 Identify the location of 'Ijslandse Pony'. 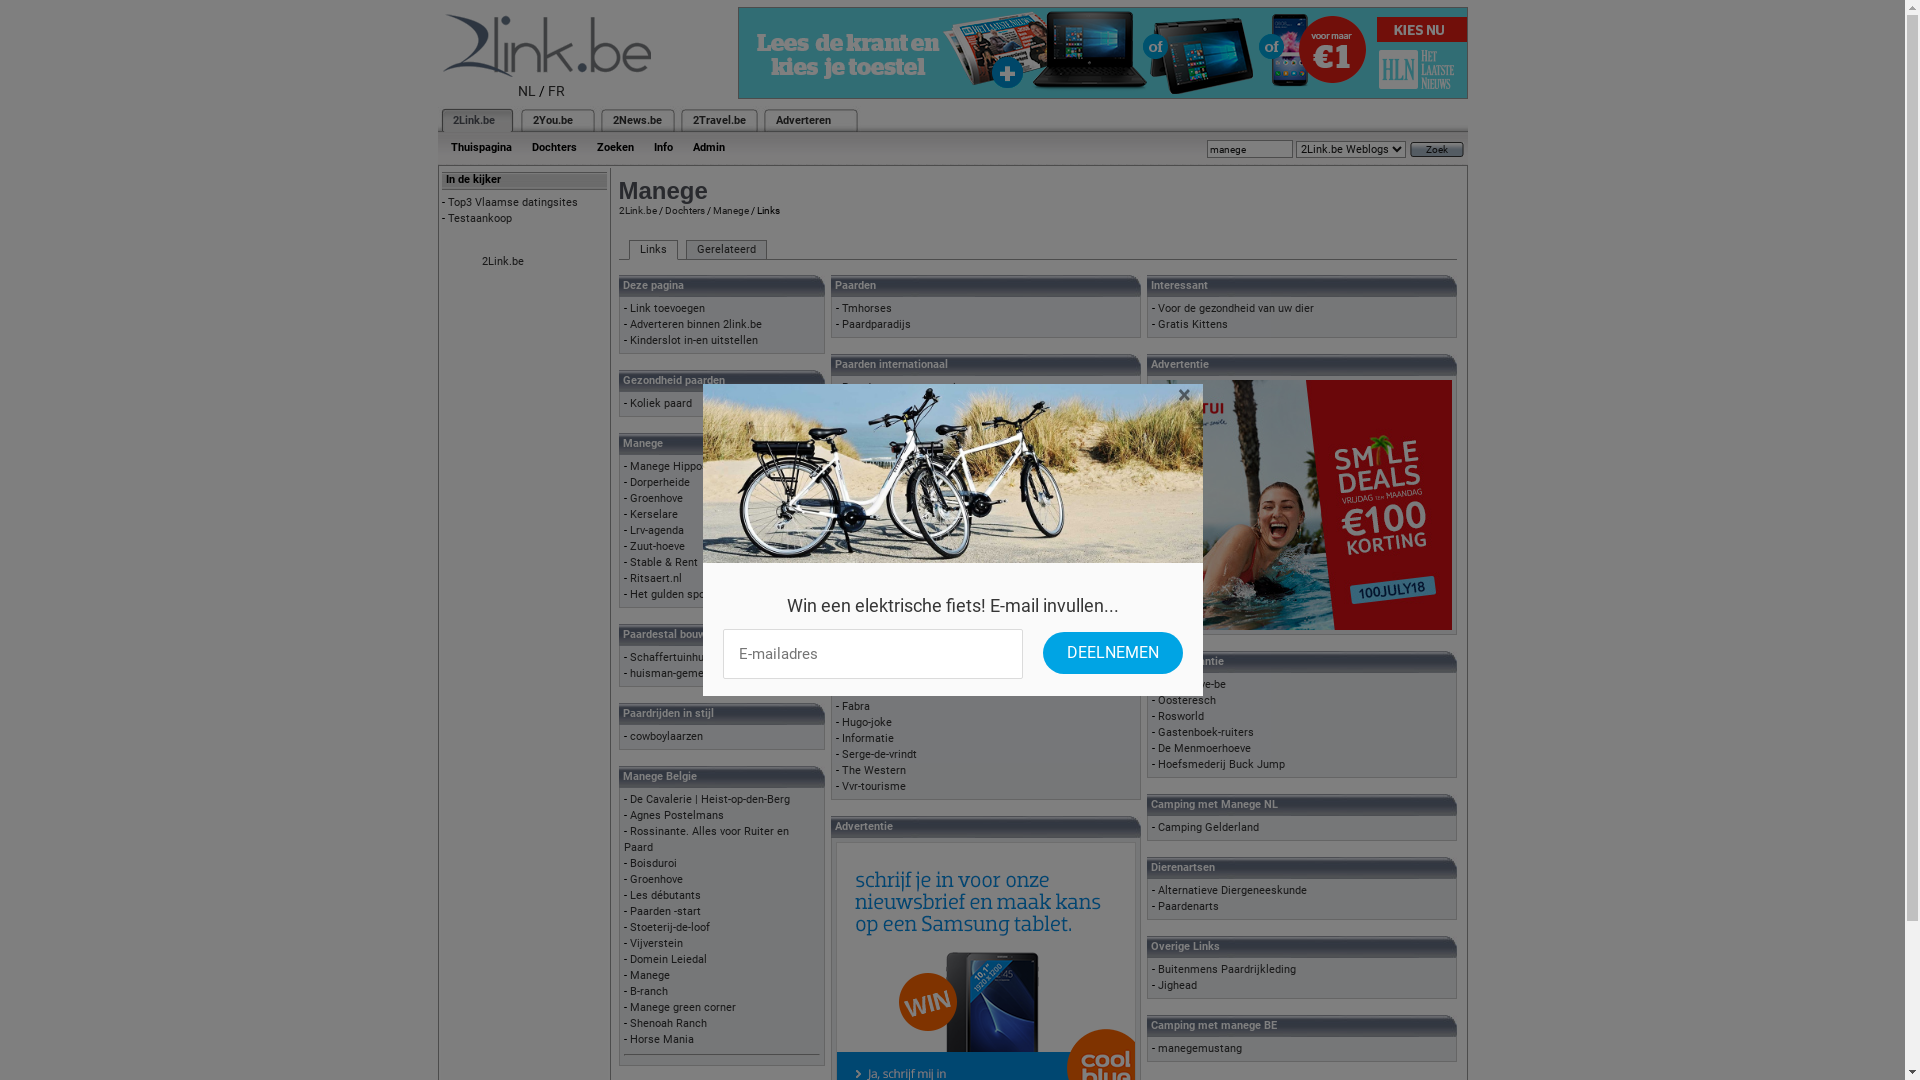
(878, 579).